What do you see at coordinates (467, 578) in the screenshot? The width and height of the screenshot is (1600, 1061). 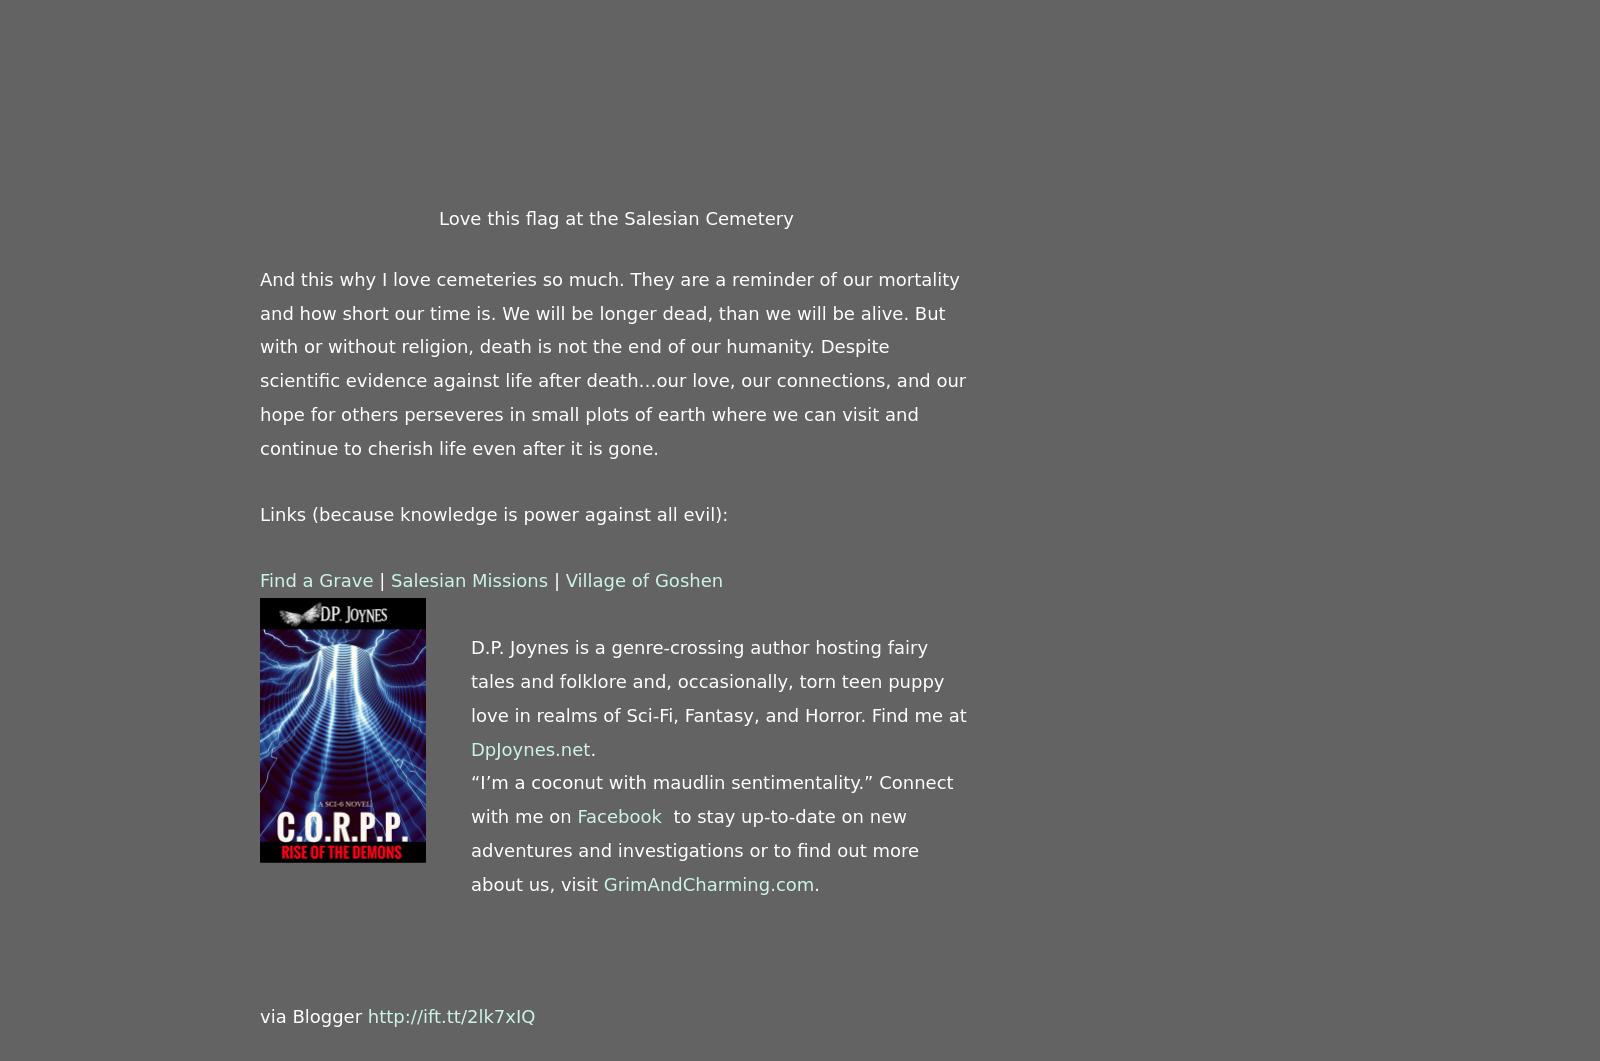 I see `'Salesian Missions'` at bounding box center [467, 578].